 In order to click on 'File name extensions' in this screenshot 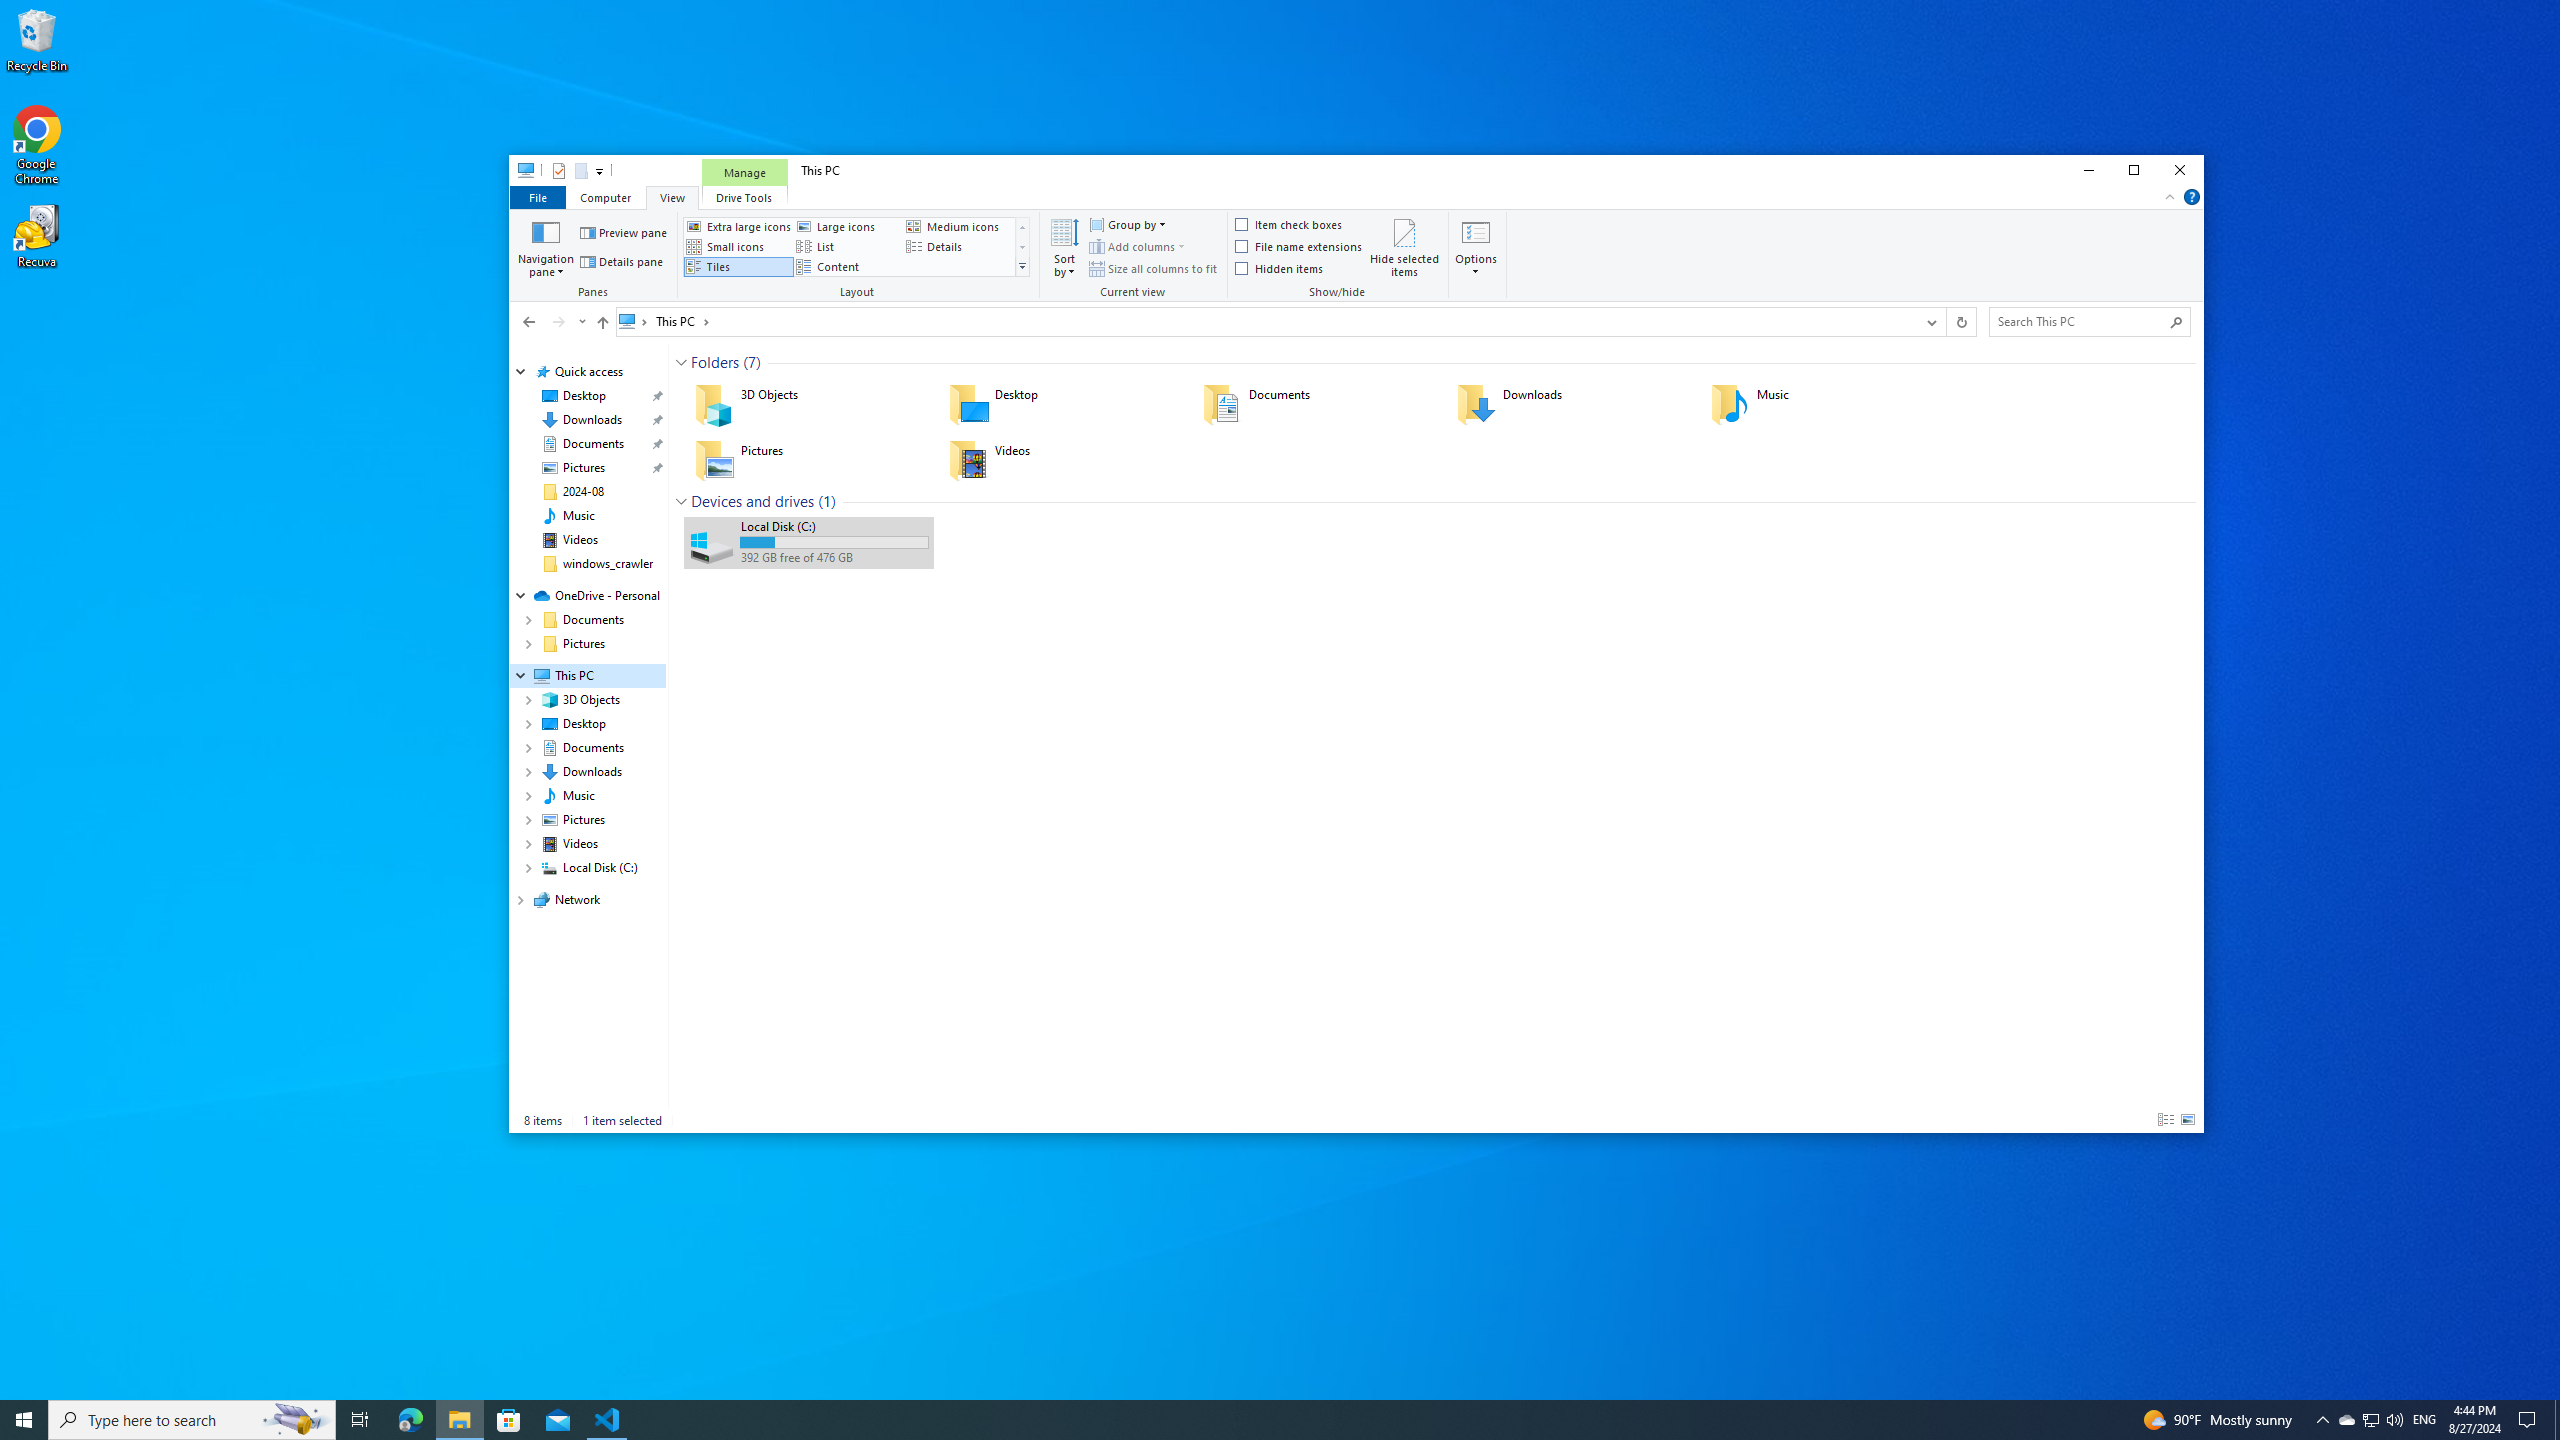, I will do `click(1299, 245)`.